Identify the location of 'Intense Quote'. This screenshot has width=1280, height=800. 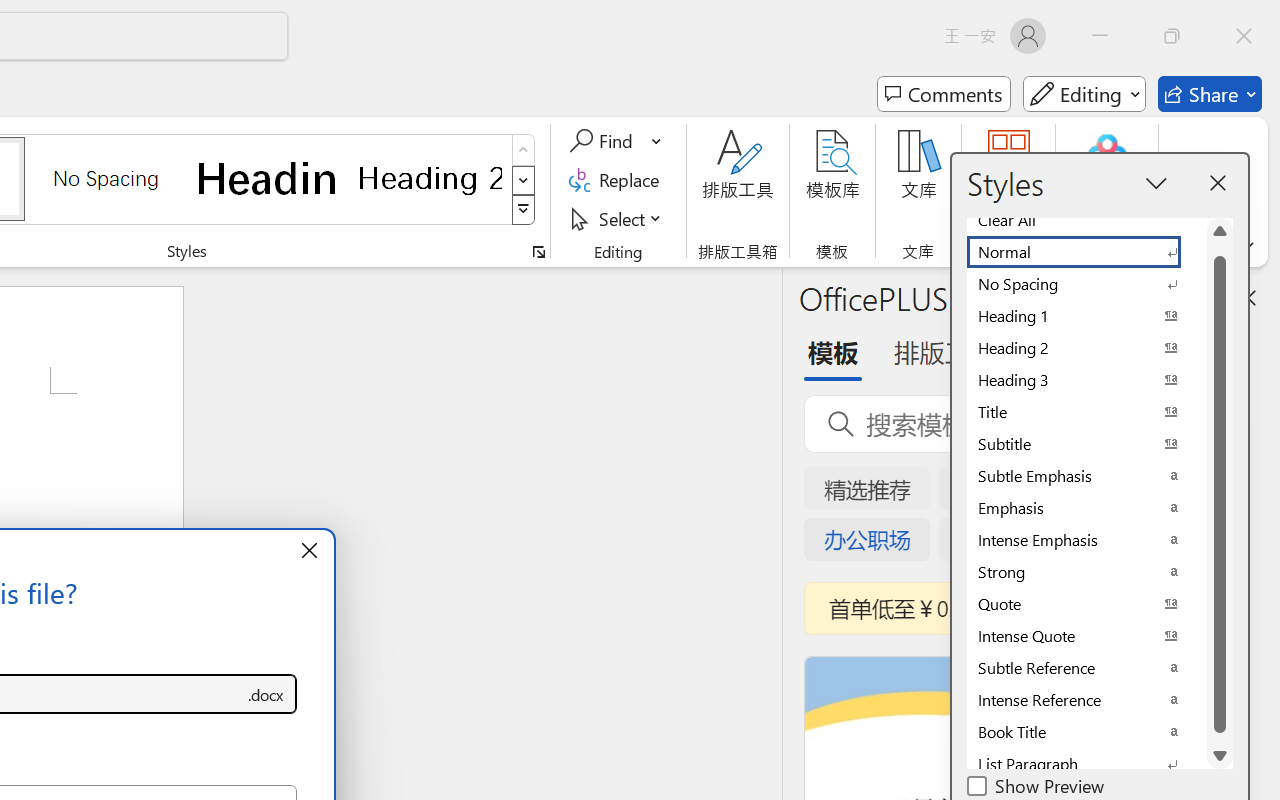
(1085, 635).